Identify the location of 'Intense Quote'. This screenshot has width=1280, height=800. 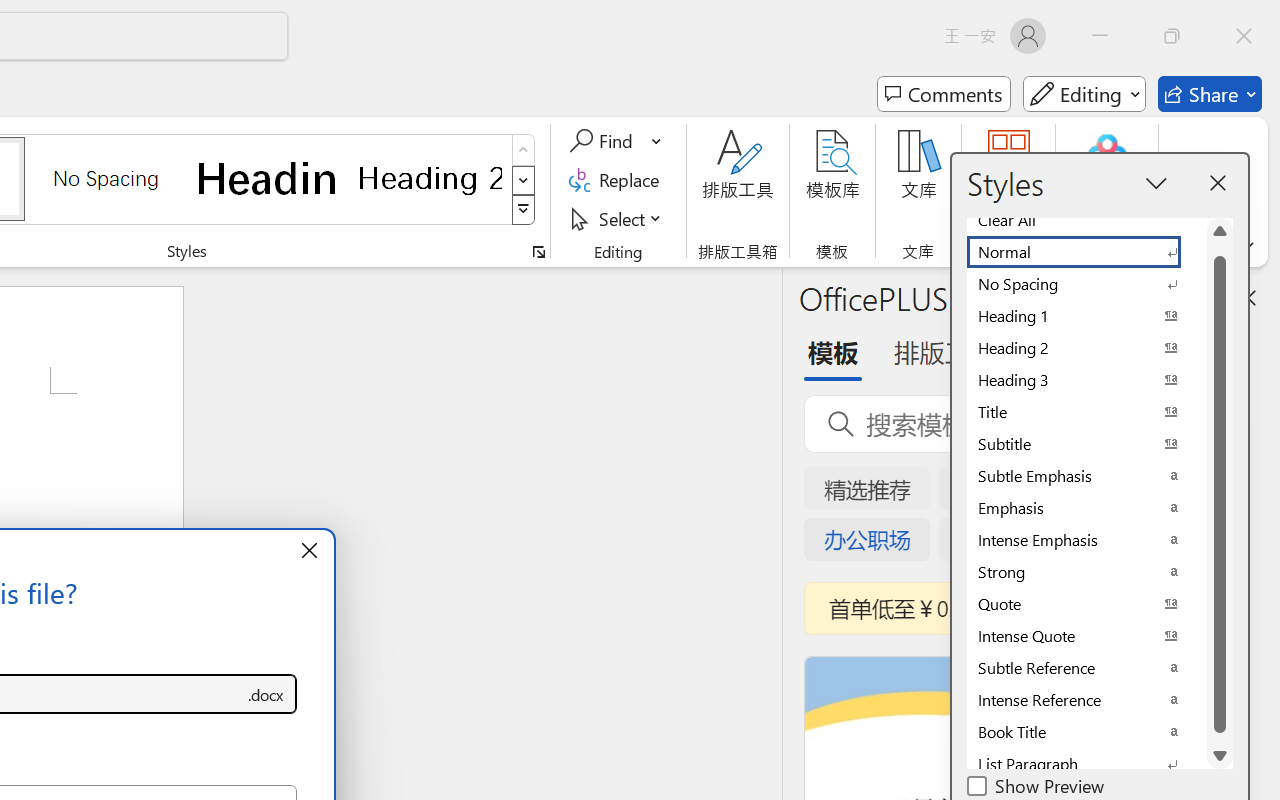
(1085, 635).